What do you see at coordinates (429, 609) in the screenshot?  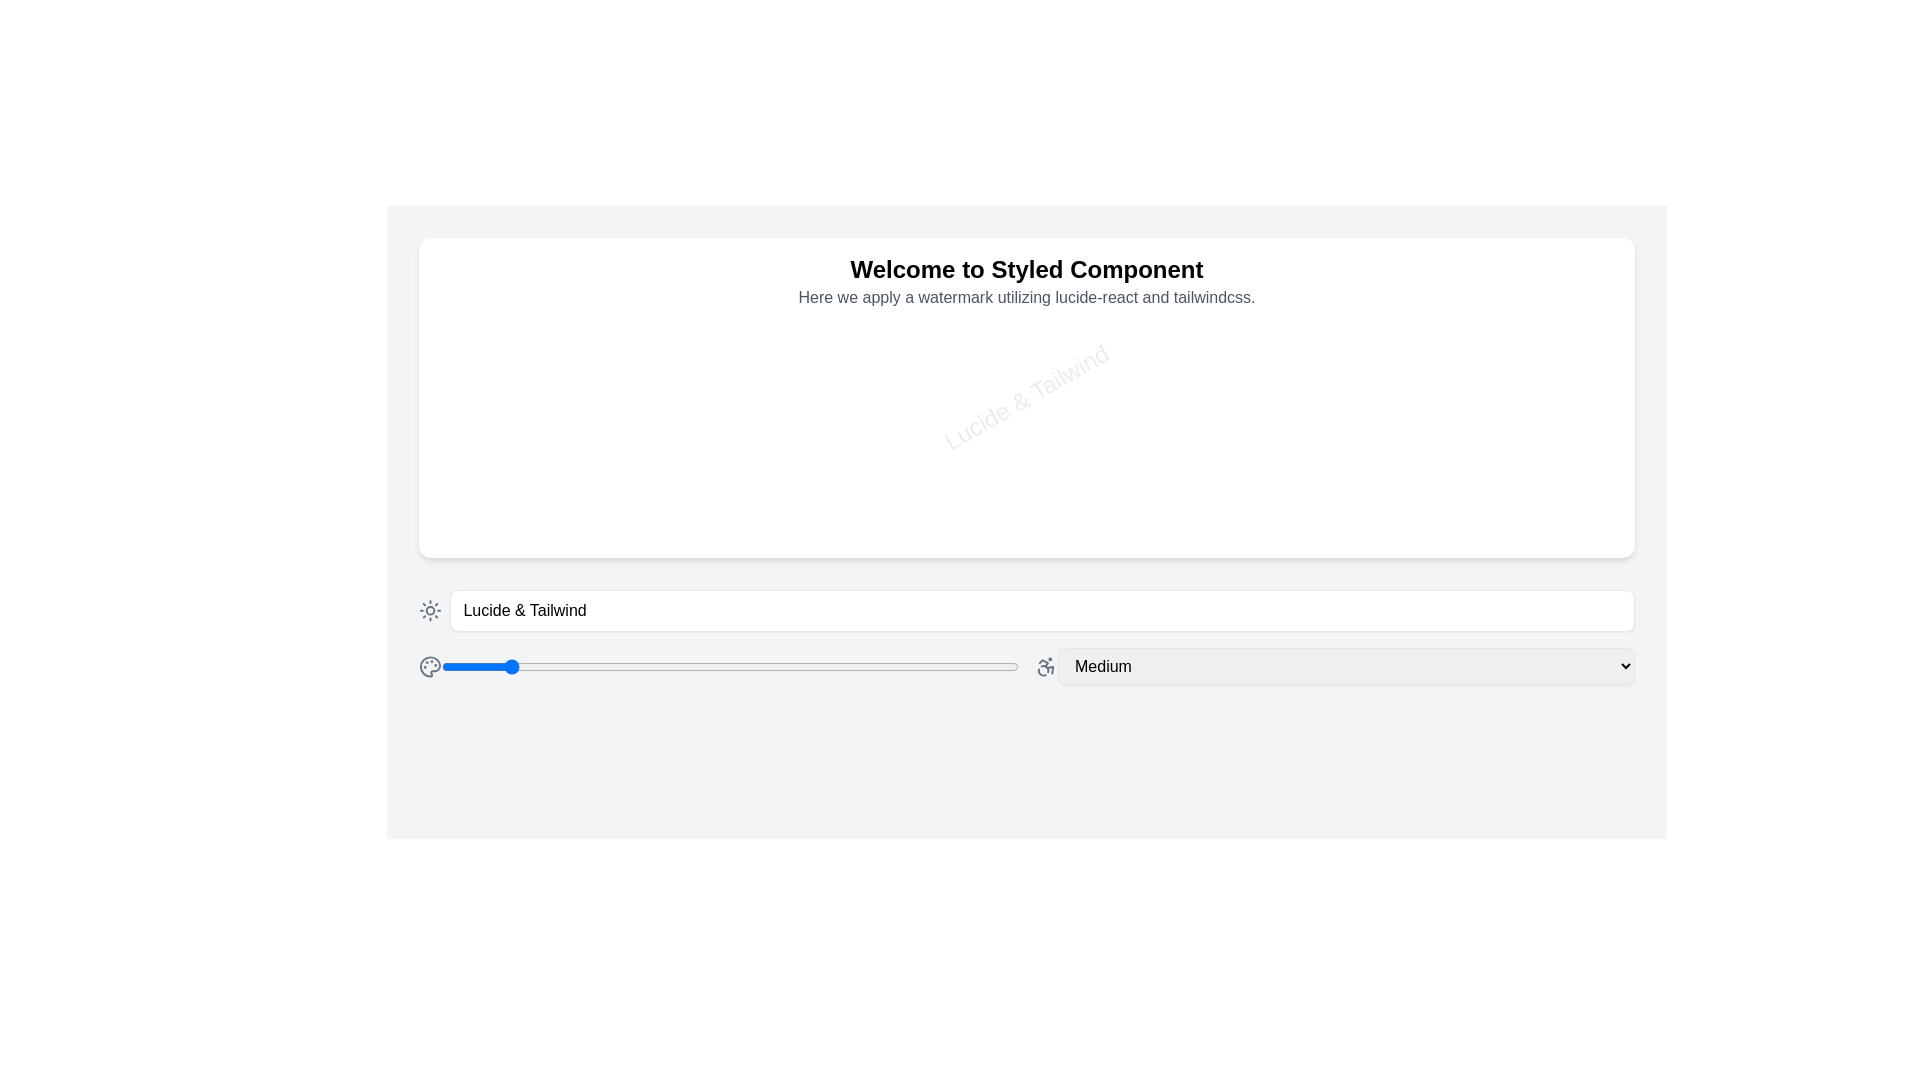 I see `the sun icon, which is the first element in a horizontal group located above the text input box labeled 'Lucide & Tailwind'` at bounding box center [429, 609].